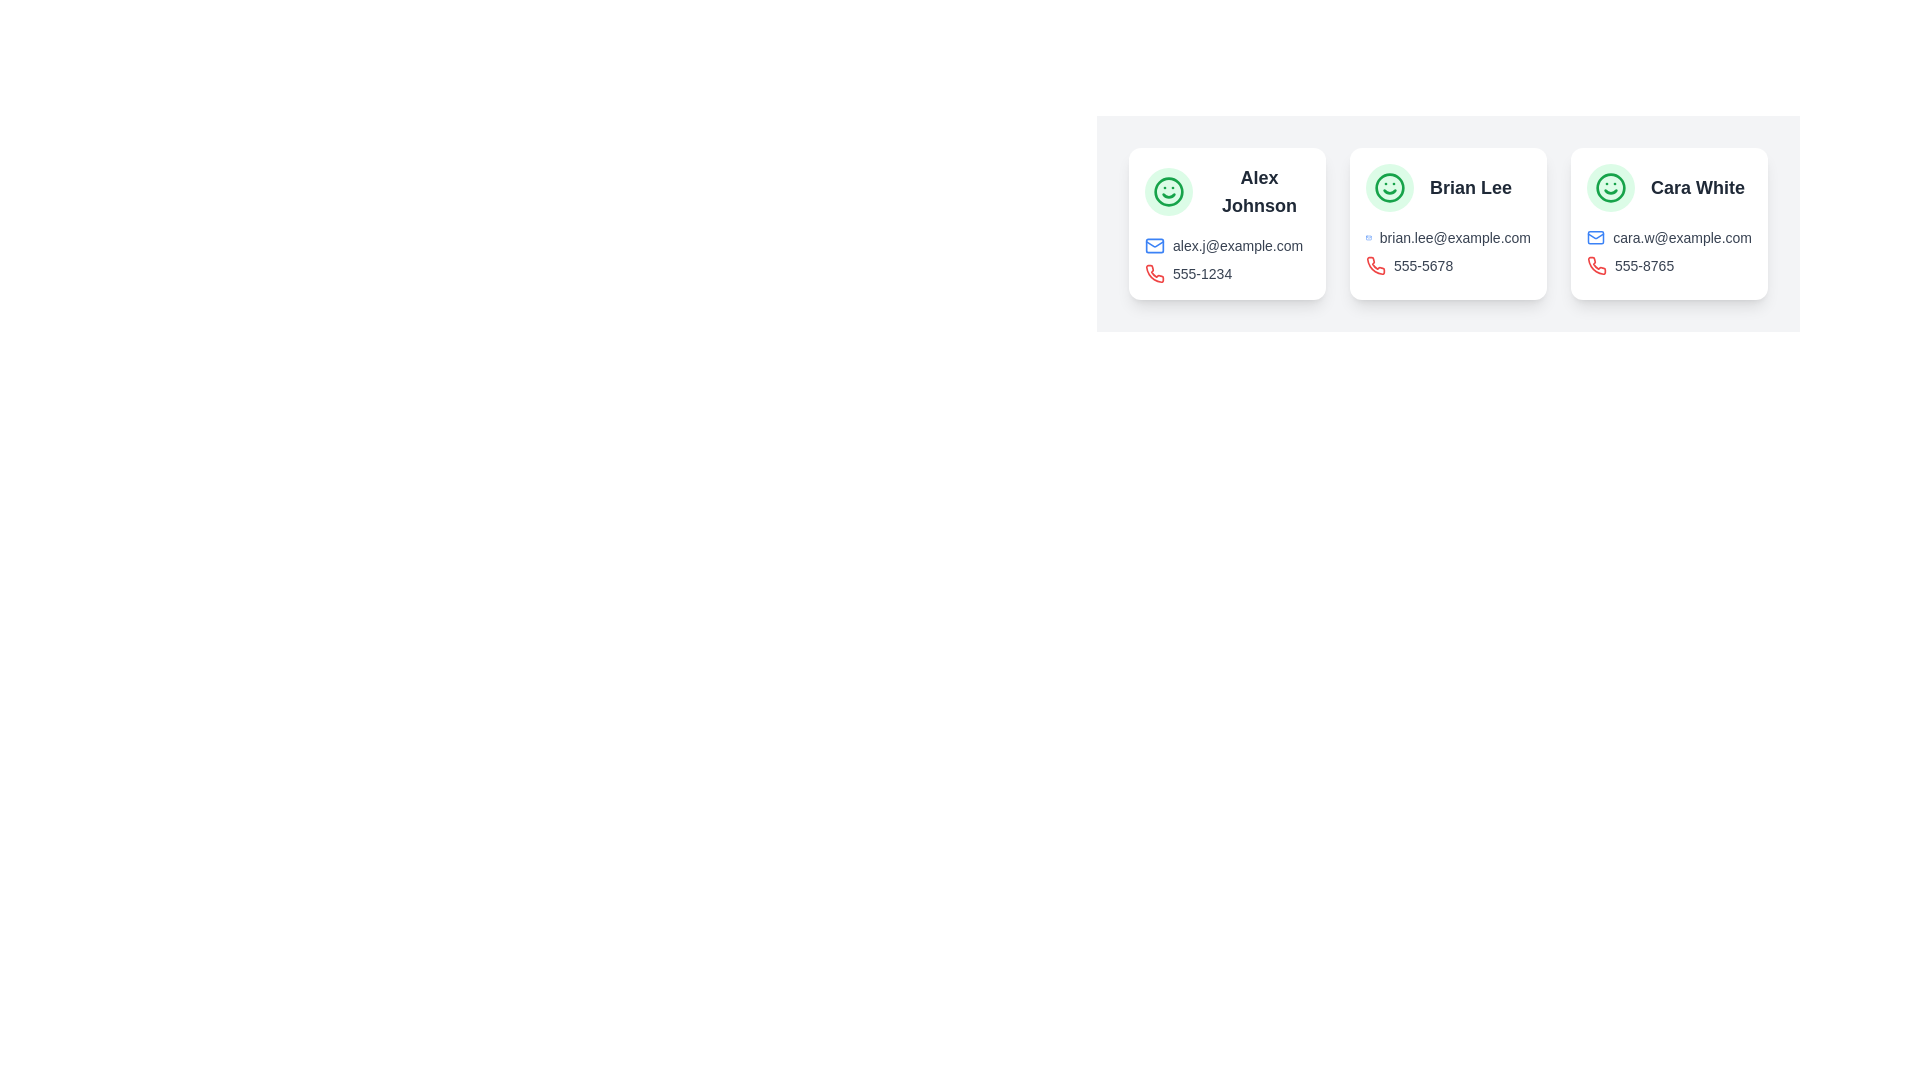  What do you see at coordinates (1669, 188) in the screenshot?
I see `the text label displaying 'Cara White', which is positioned to the right of a green circle with a smiling face icon, located in the title section of the rightmost card` at bounding box center [1669, 188].